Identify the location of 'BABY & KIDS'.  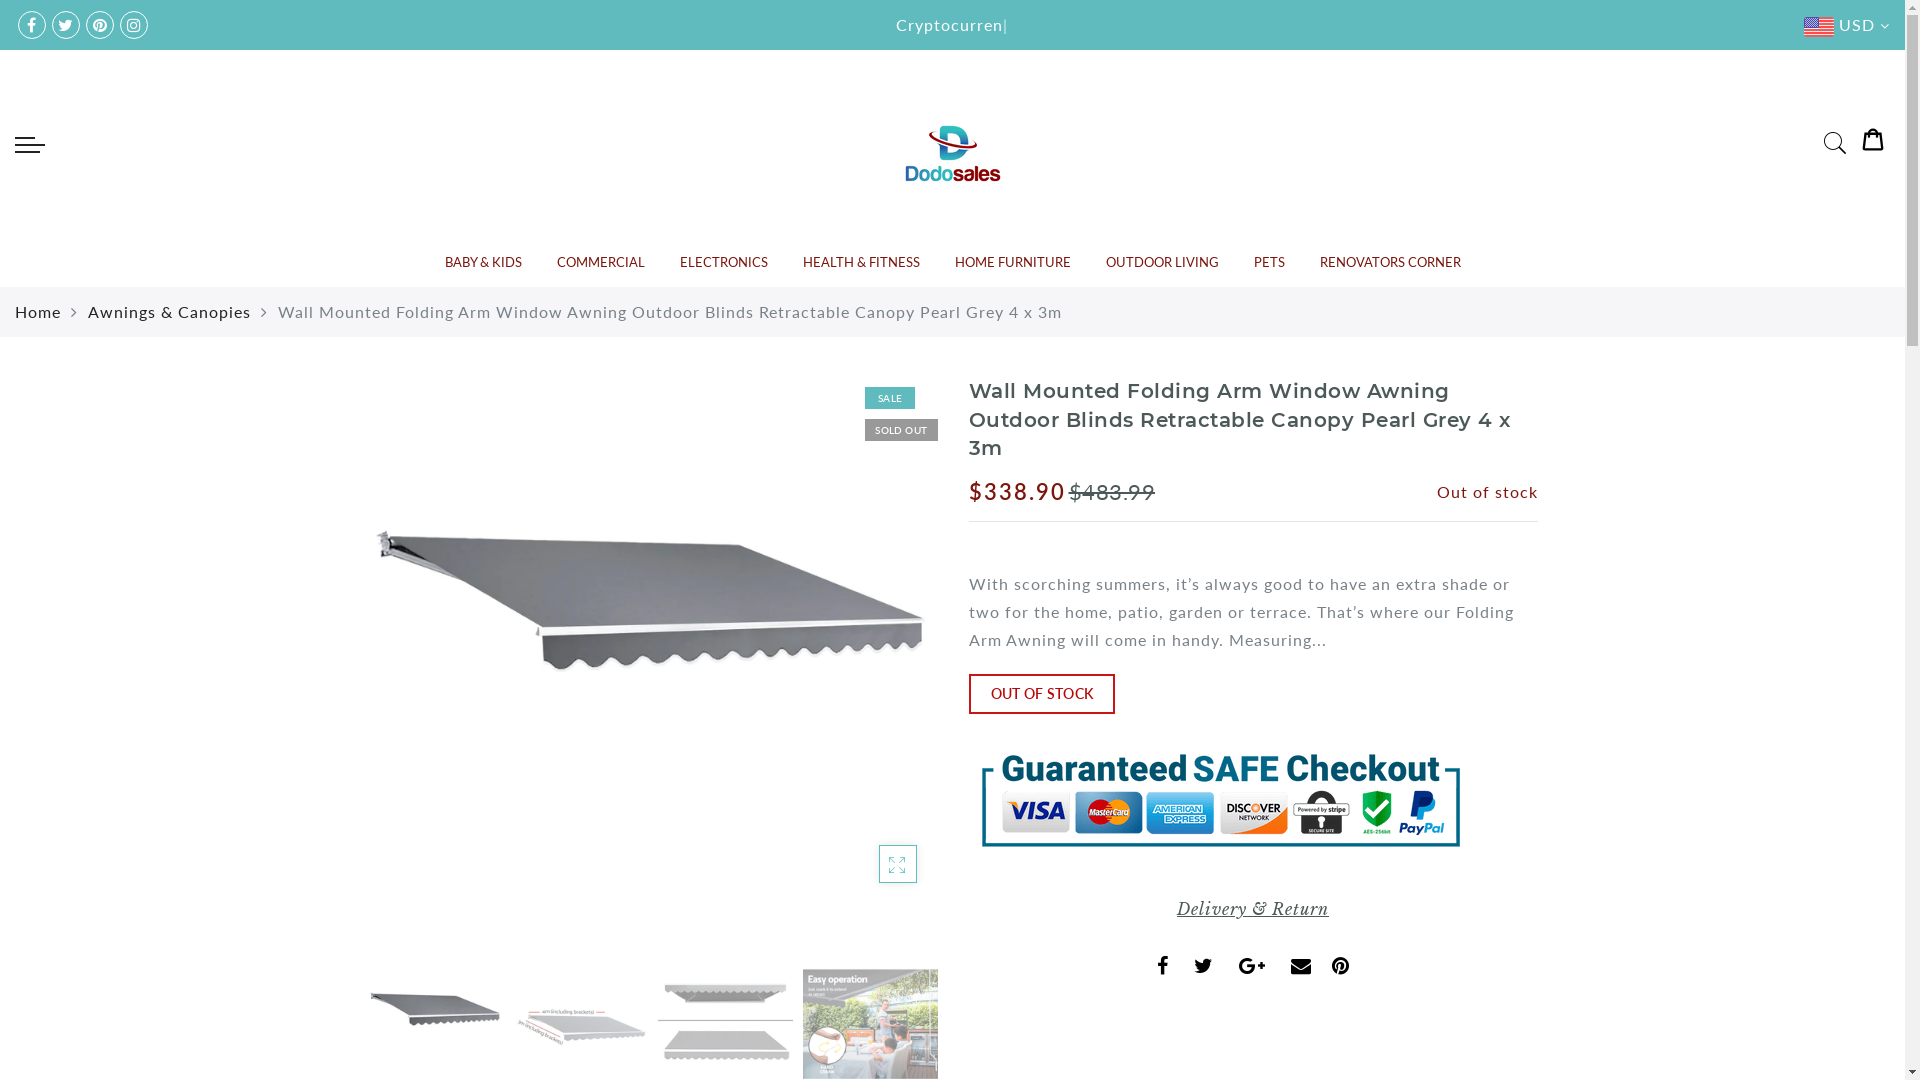
(443, 261).